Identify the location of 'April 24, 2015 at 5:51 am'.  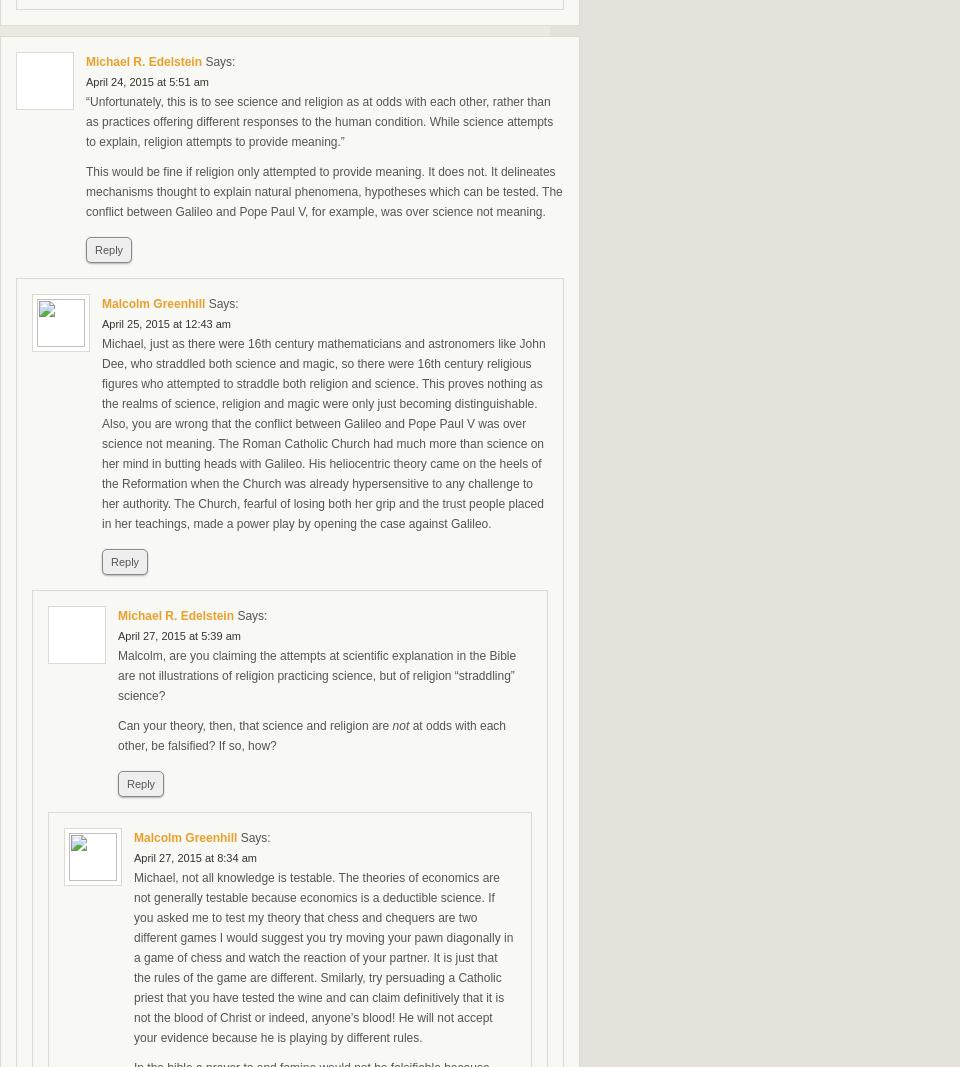
(145, 81).